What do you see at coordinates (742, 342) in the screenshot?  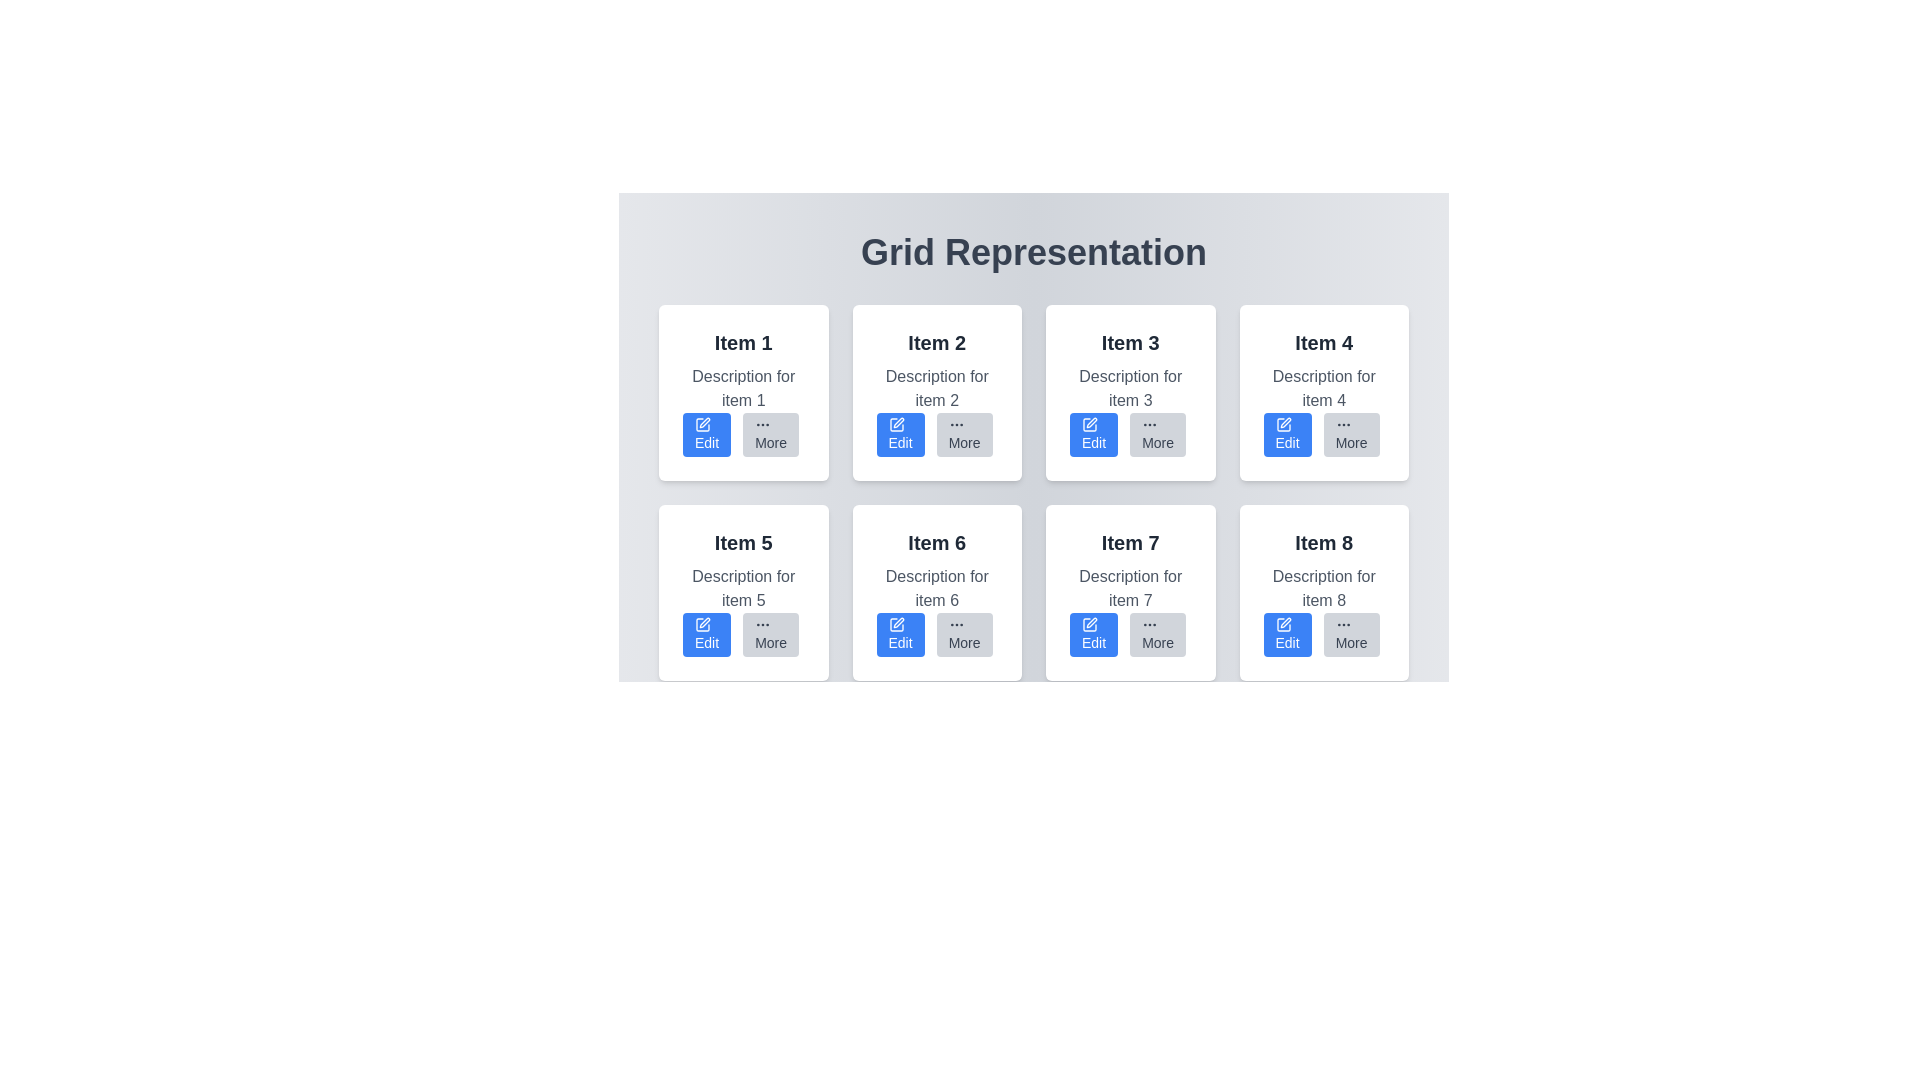 I see `the 'Item 1' text label, which is displayed in a bold black font in the top-left corner of the first card of a grid` at bounding box center [742, 342].